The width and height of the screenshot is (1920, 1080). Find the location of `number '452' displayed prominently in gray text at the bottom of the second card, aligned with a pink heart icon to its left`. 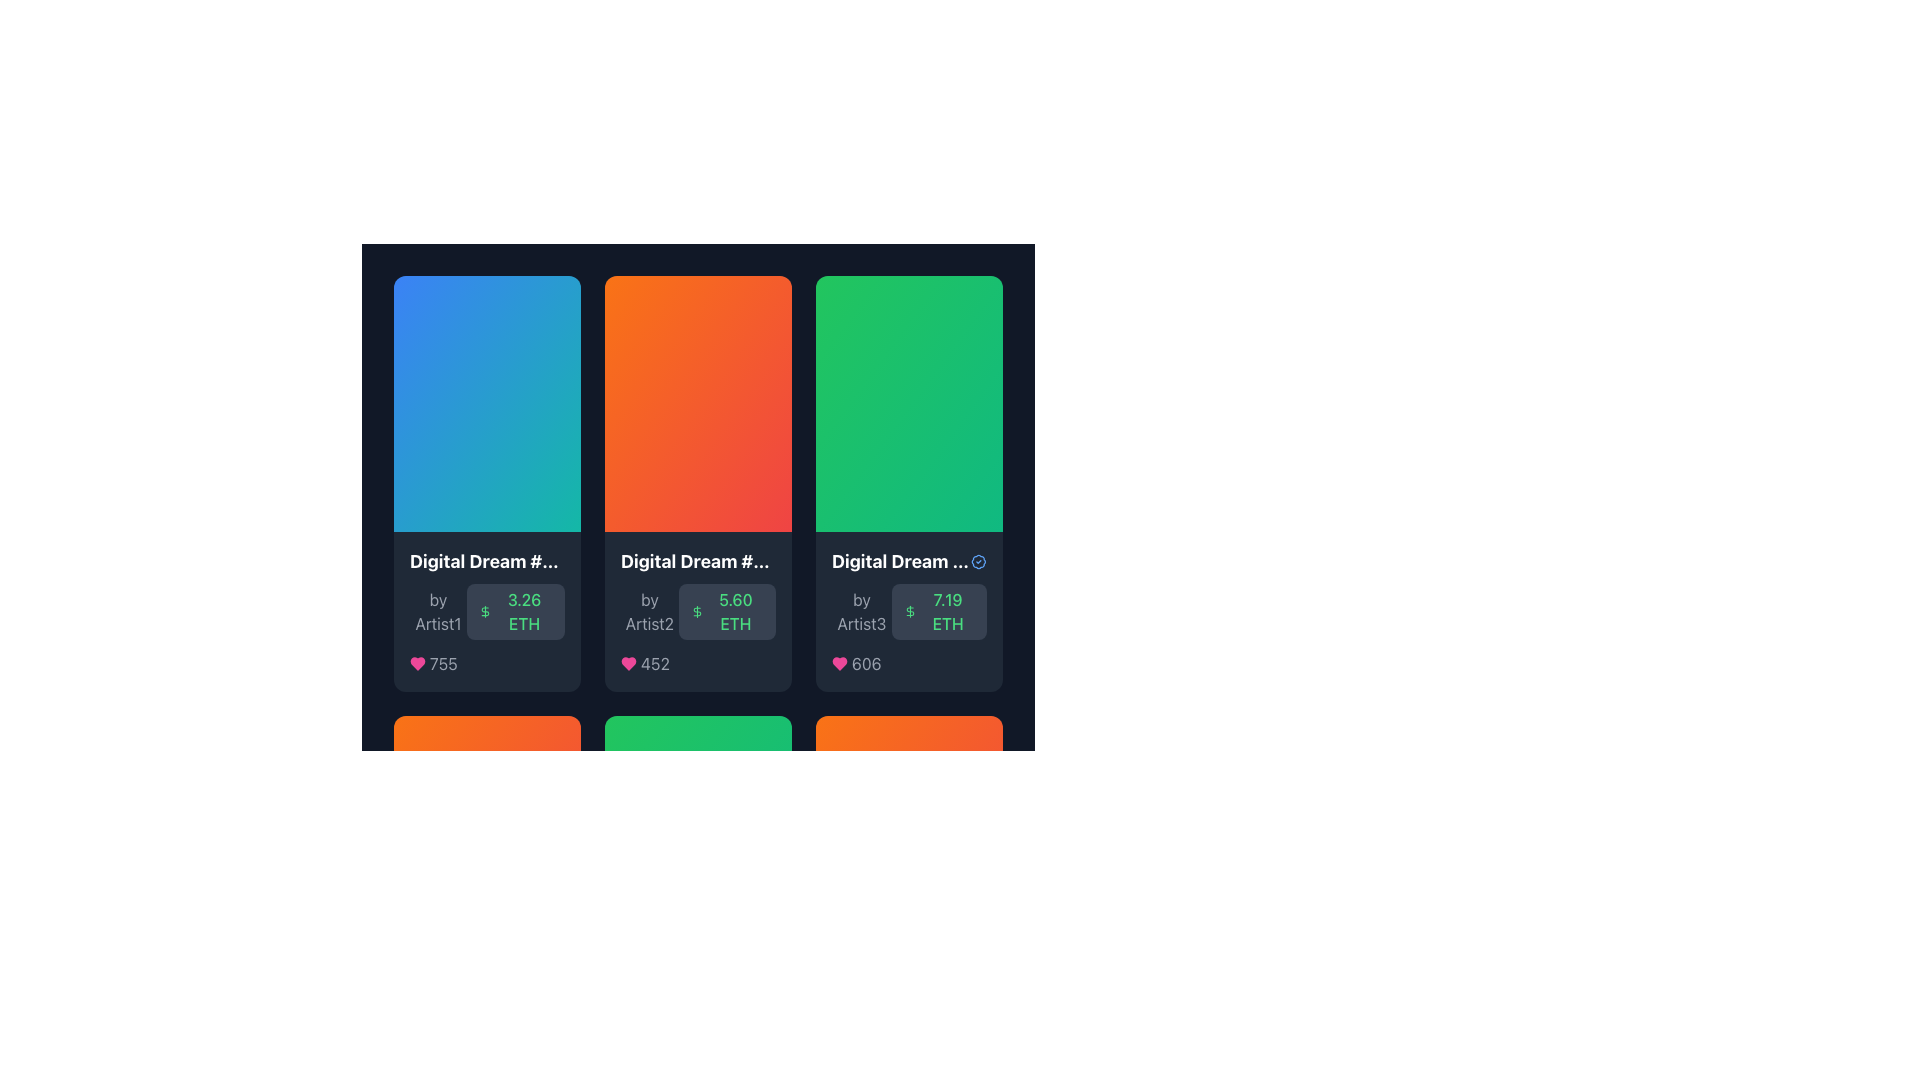

number '452' displayed prominently in gray text at the bottom of the second card, aligned with a pink heart icon to its left is located at coordinates (655, 663).